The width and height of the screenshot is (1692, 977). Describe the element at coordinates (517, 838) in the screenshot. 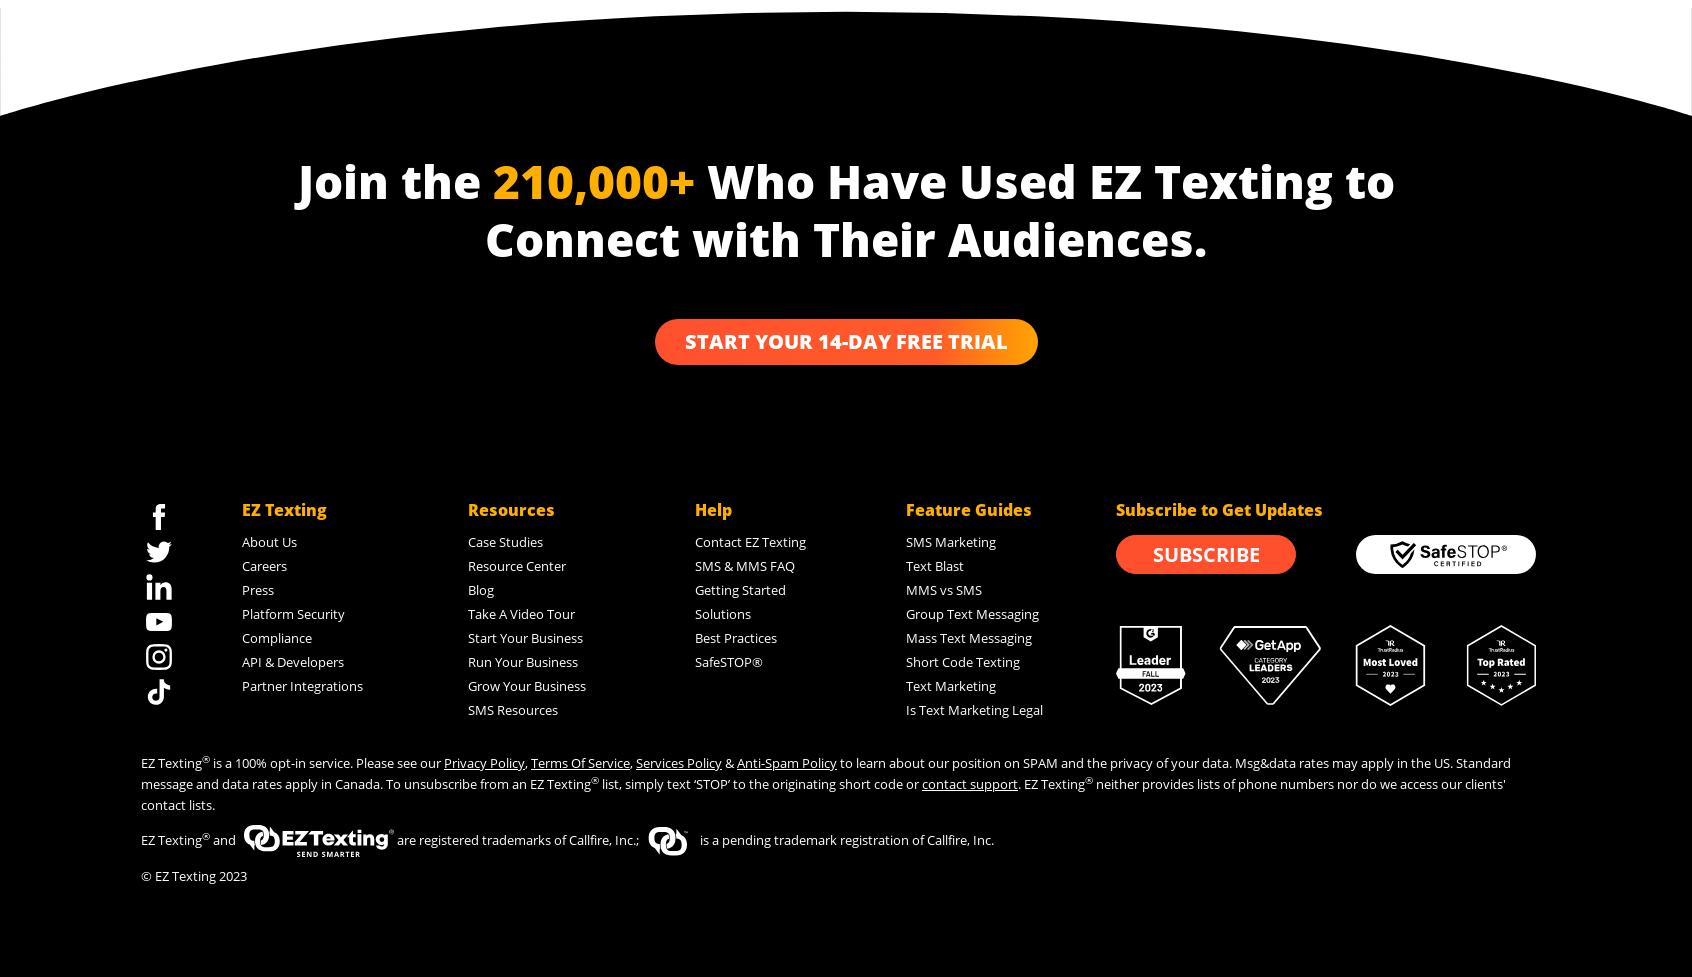

I see `'are registered trademarks of Callfire, Inc.;'` at that location.